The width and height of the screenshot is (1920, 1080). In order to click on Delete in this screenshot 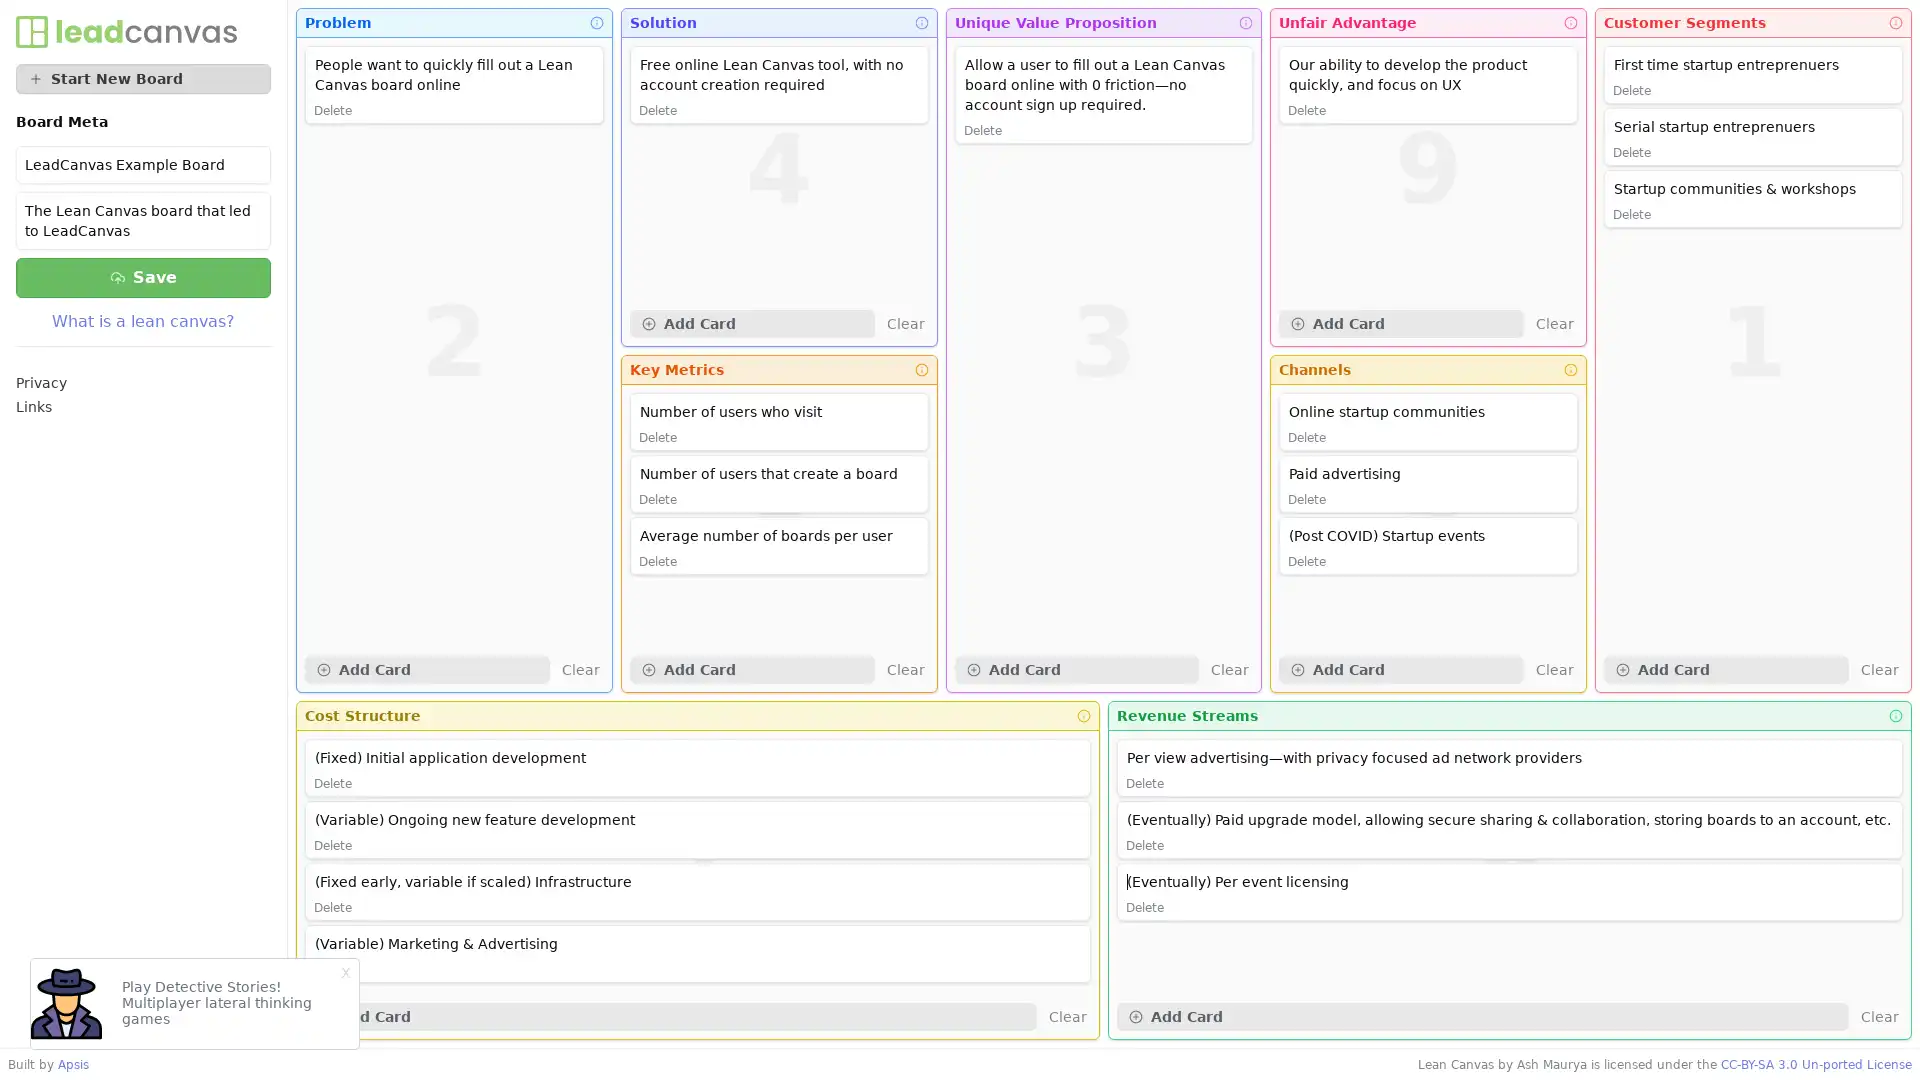, I will do `click(1306, 560)`.